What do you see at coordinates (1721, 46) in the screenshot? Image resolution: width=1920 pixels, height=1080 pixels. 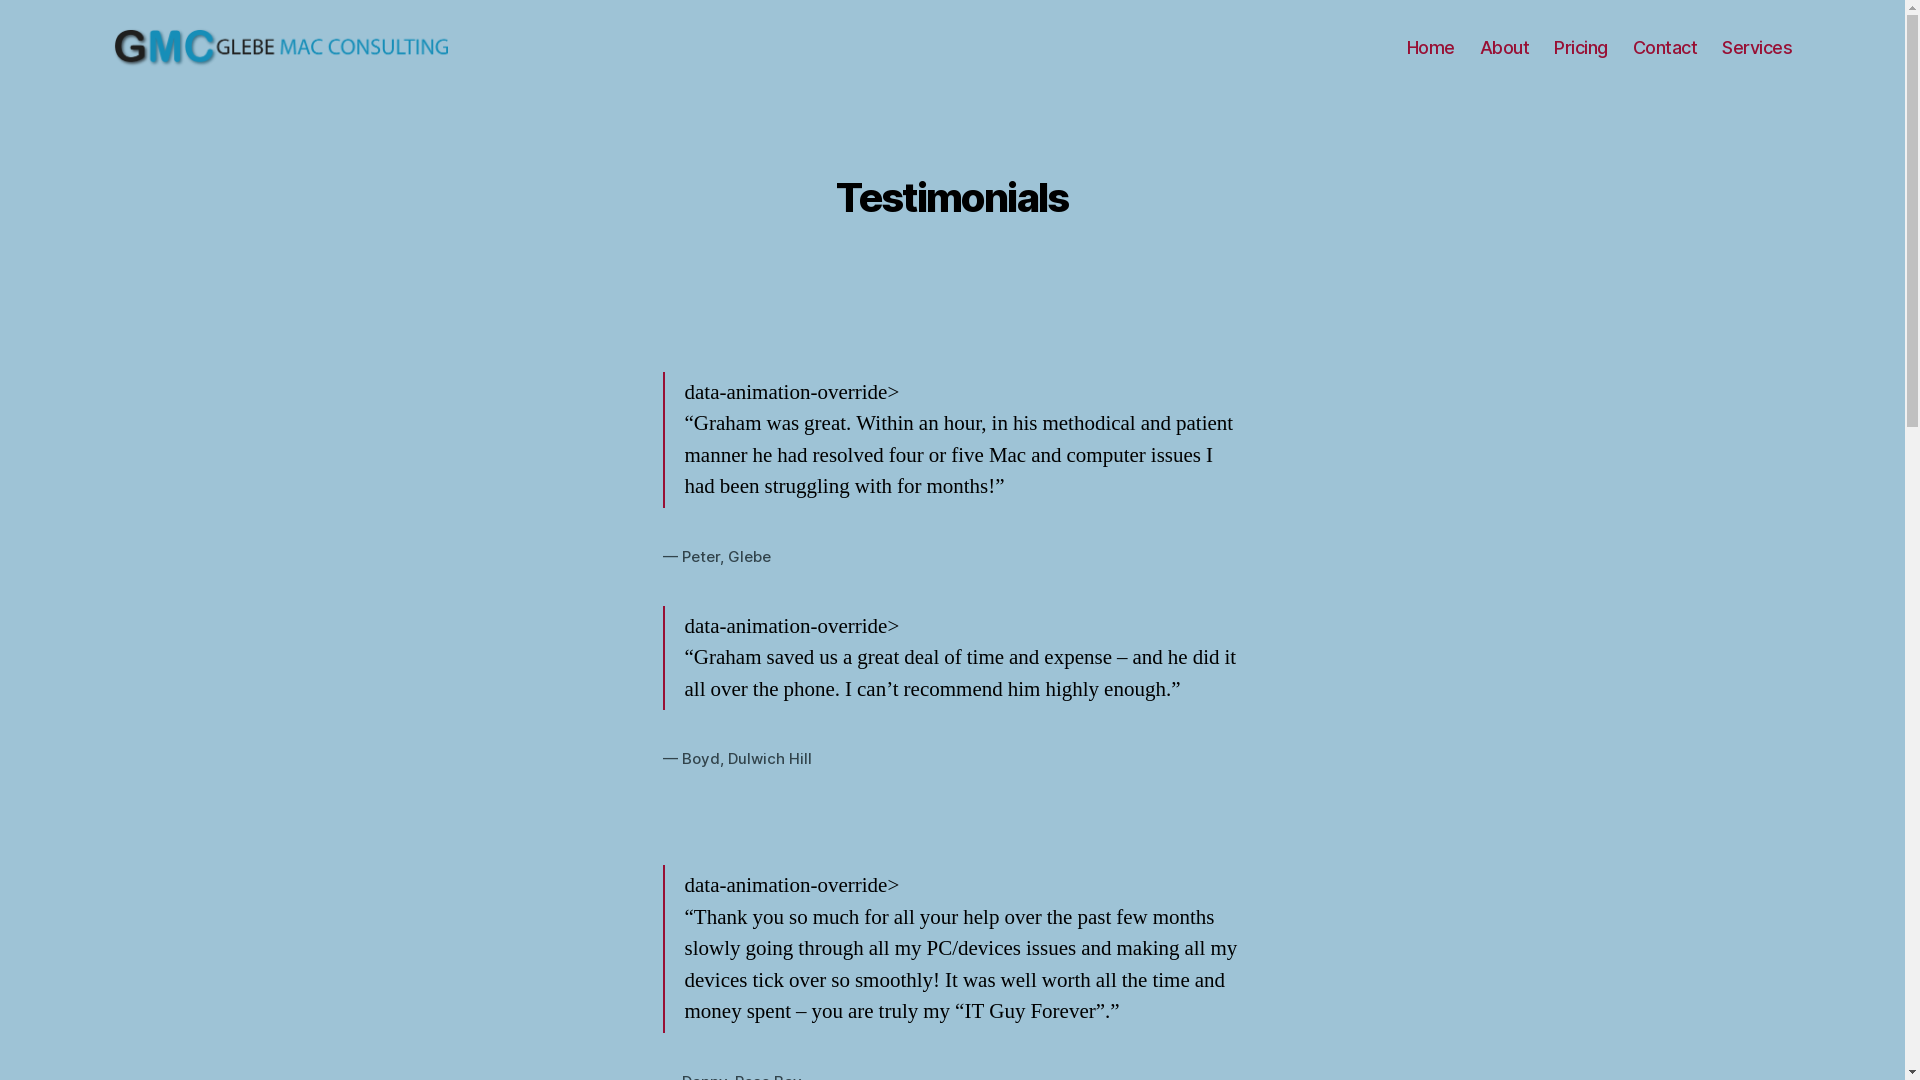 I see `'Services'` at bounding box center [1721, 46].